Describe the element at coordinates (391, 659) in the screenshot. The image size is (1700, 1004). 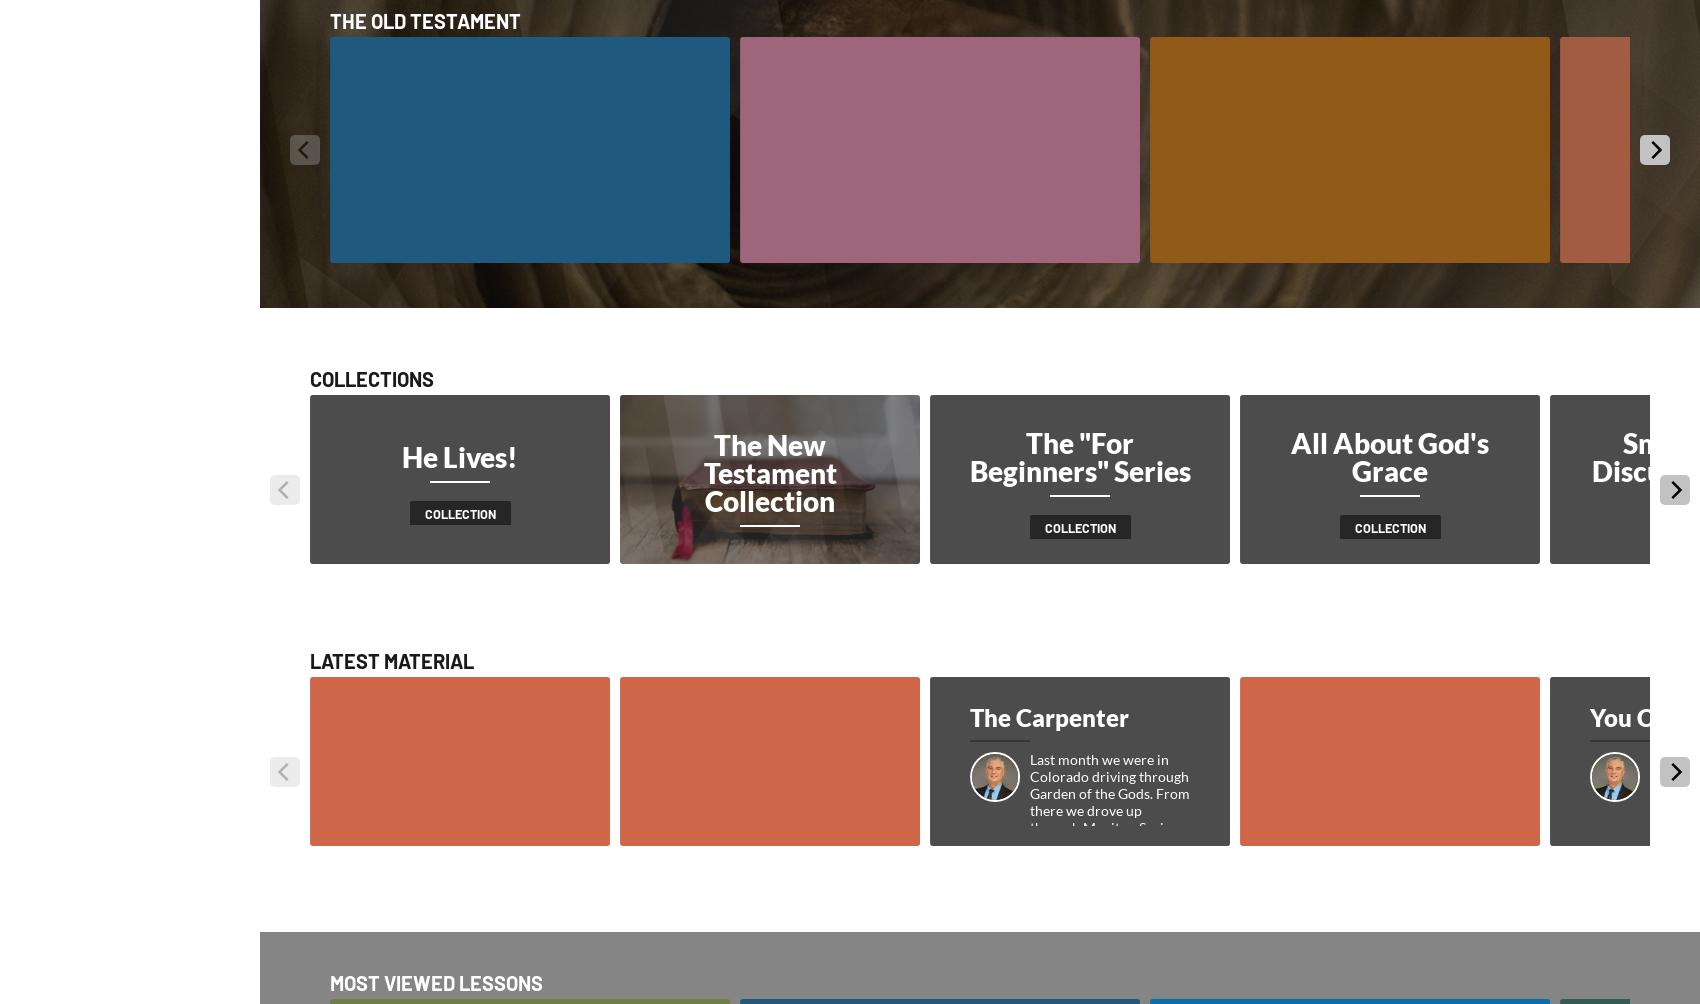
I see `'Latest Material'` at that location.